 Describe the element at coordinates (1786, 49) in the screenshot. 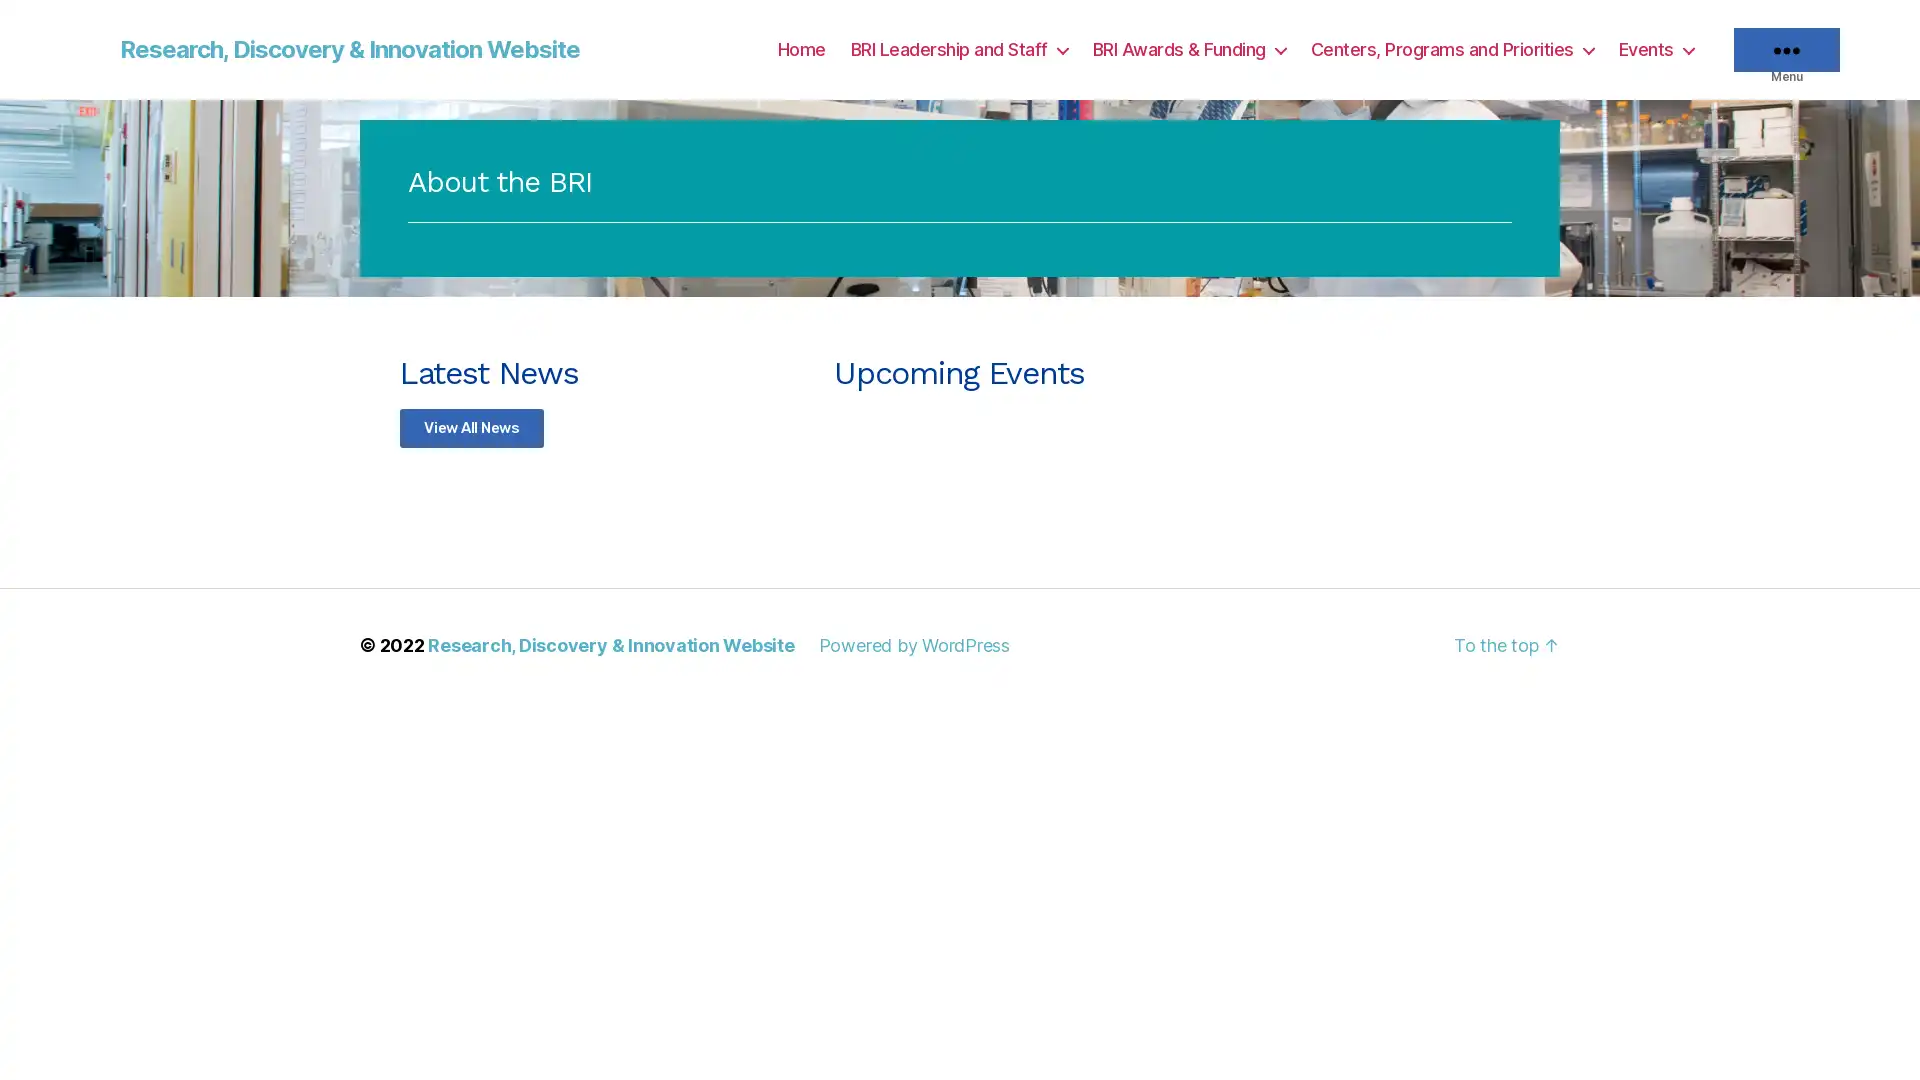

I see `Menu` at that location.